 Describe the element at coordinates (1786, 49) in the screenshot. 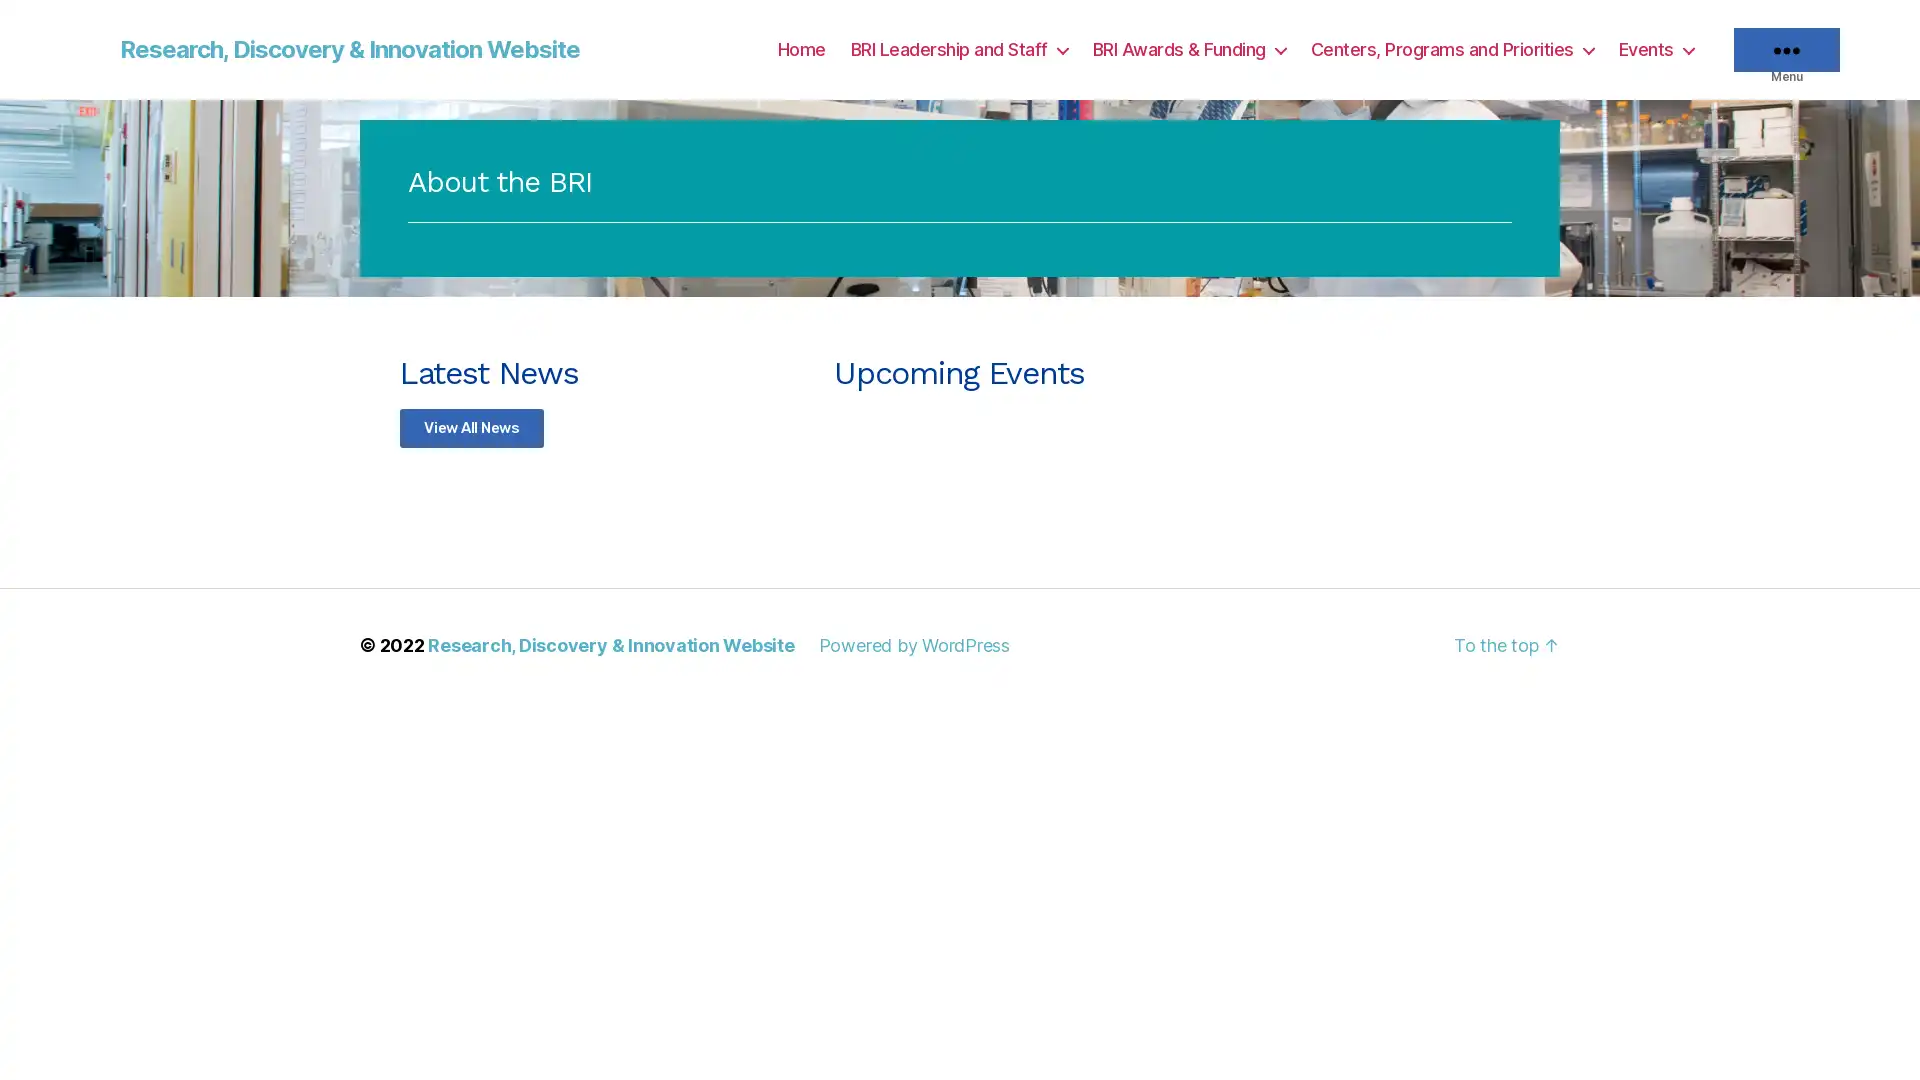

I see `Menu` at that location.